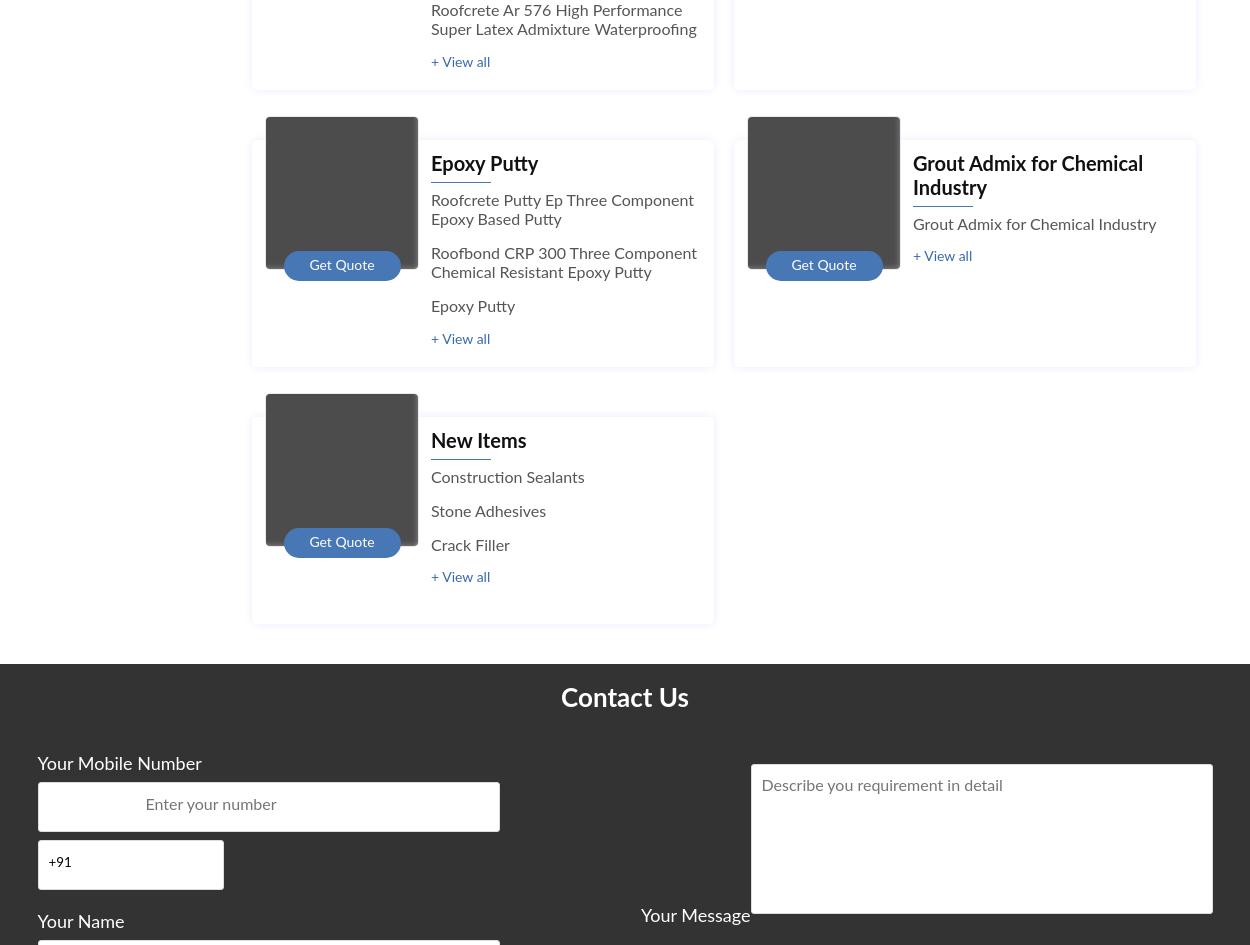  What do you see at coordinates (623, 697) in the screenshot?
I see `'Contact Us'` at bounding box center [623, 697].